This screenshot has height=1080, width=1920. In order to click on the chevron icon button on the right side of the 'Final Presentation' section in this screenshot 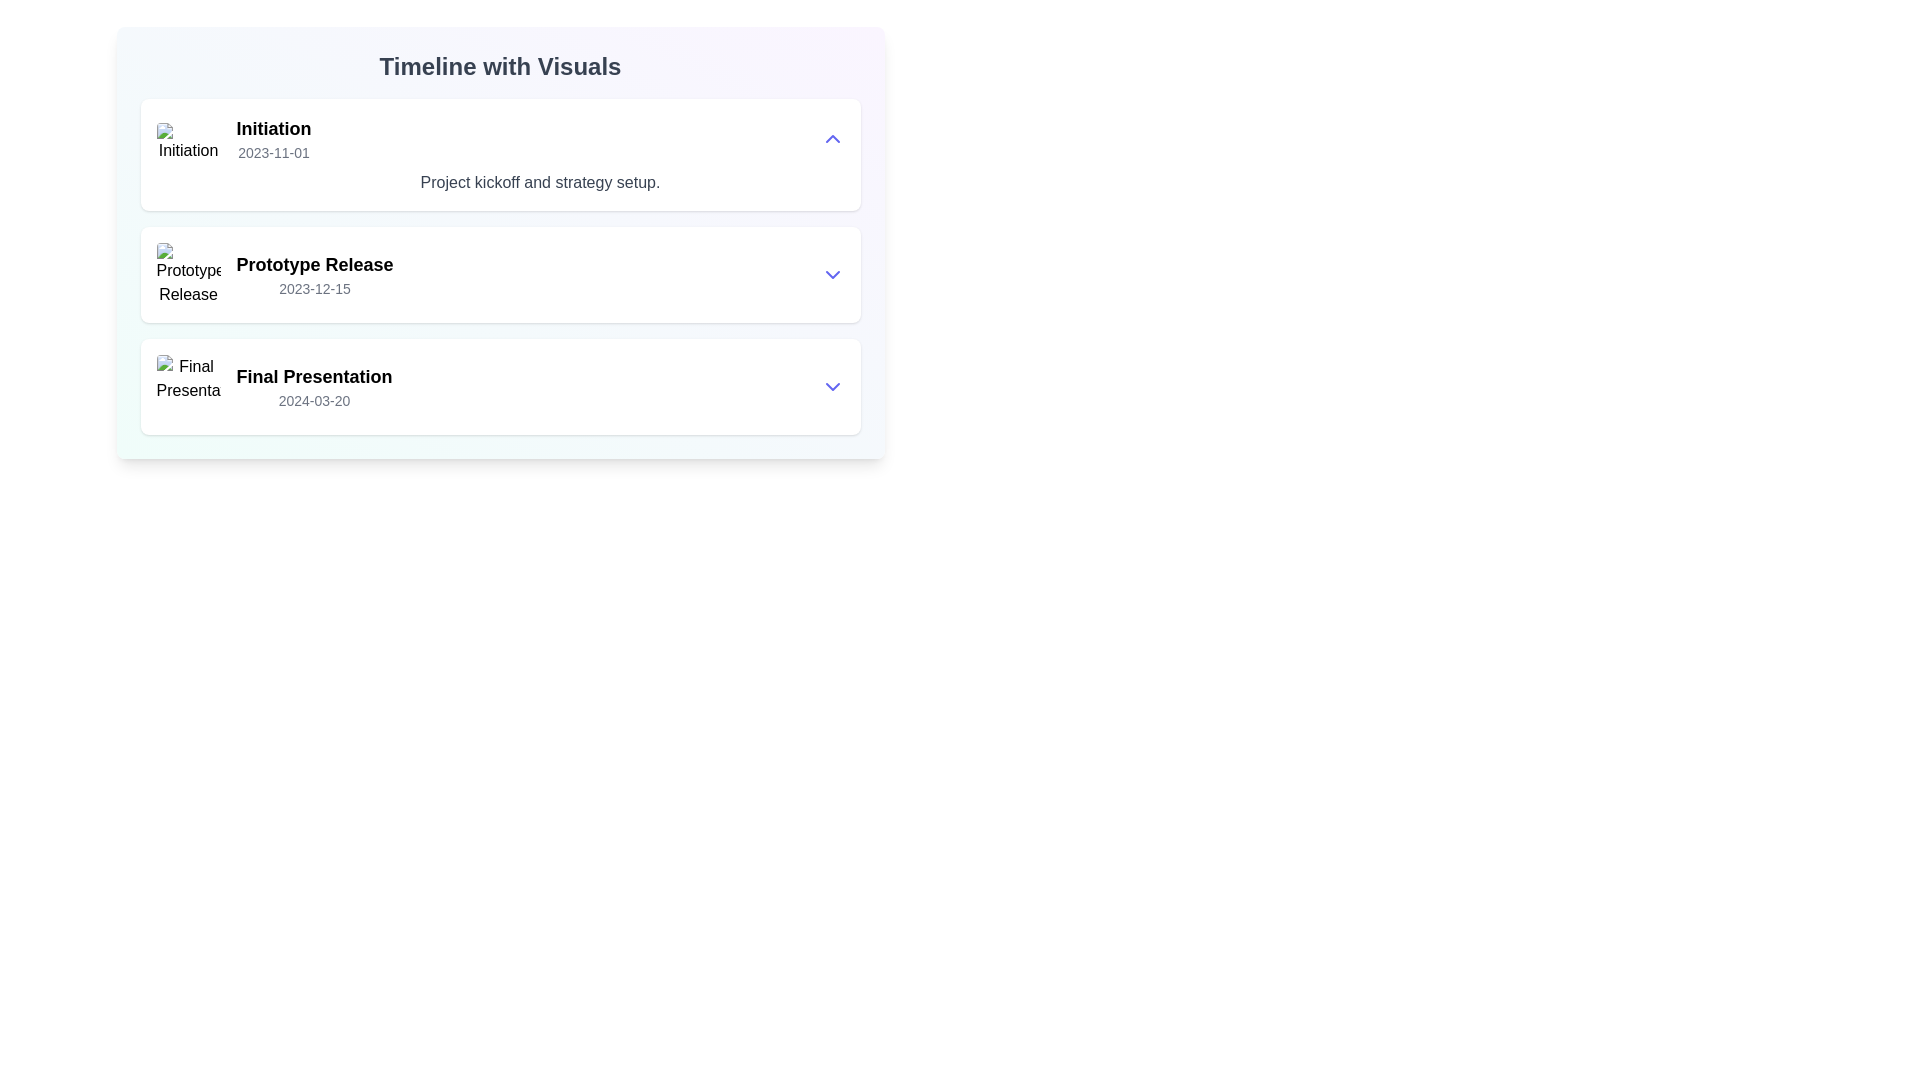, I will do `click(832, 386)`.